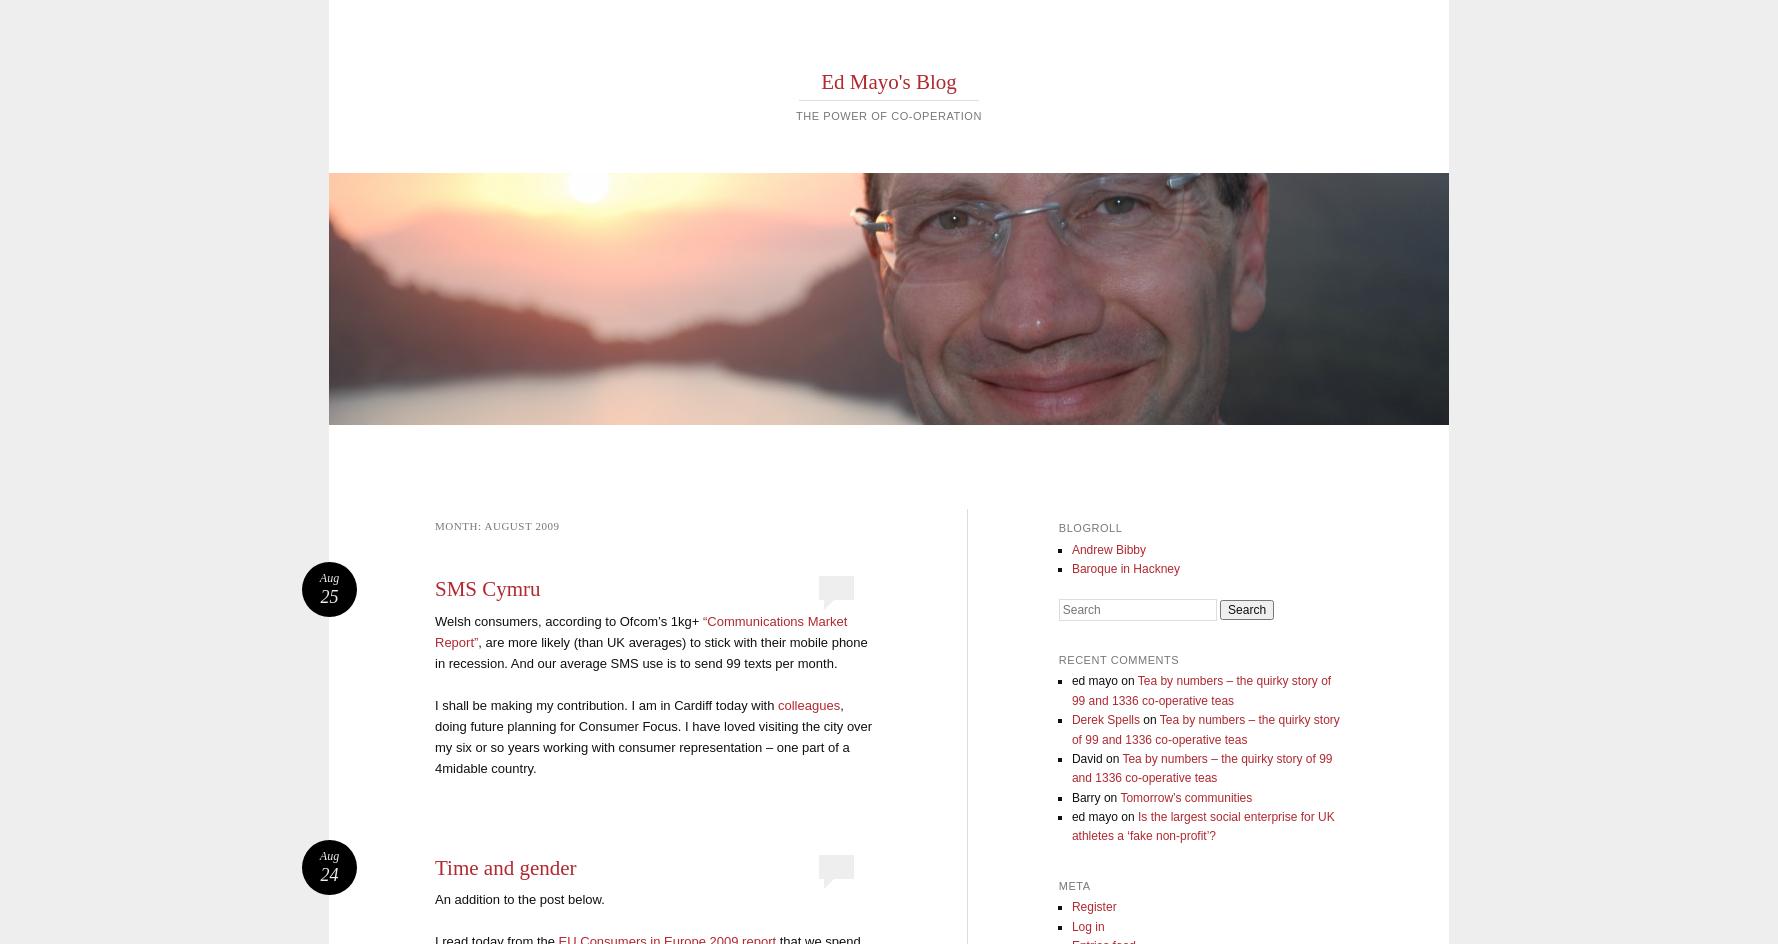 This screenshot has height=944, width=1778. I want to click on 'Barry on', so click(1094, 796).